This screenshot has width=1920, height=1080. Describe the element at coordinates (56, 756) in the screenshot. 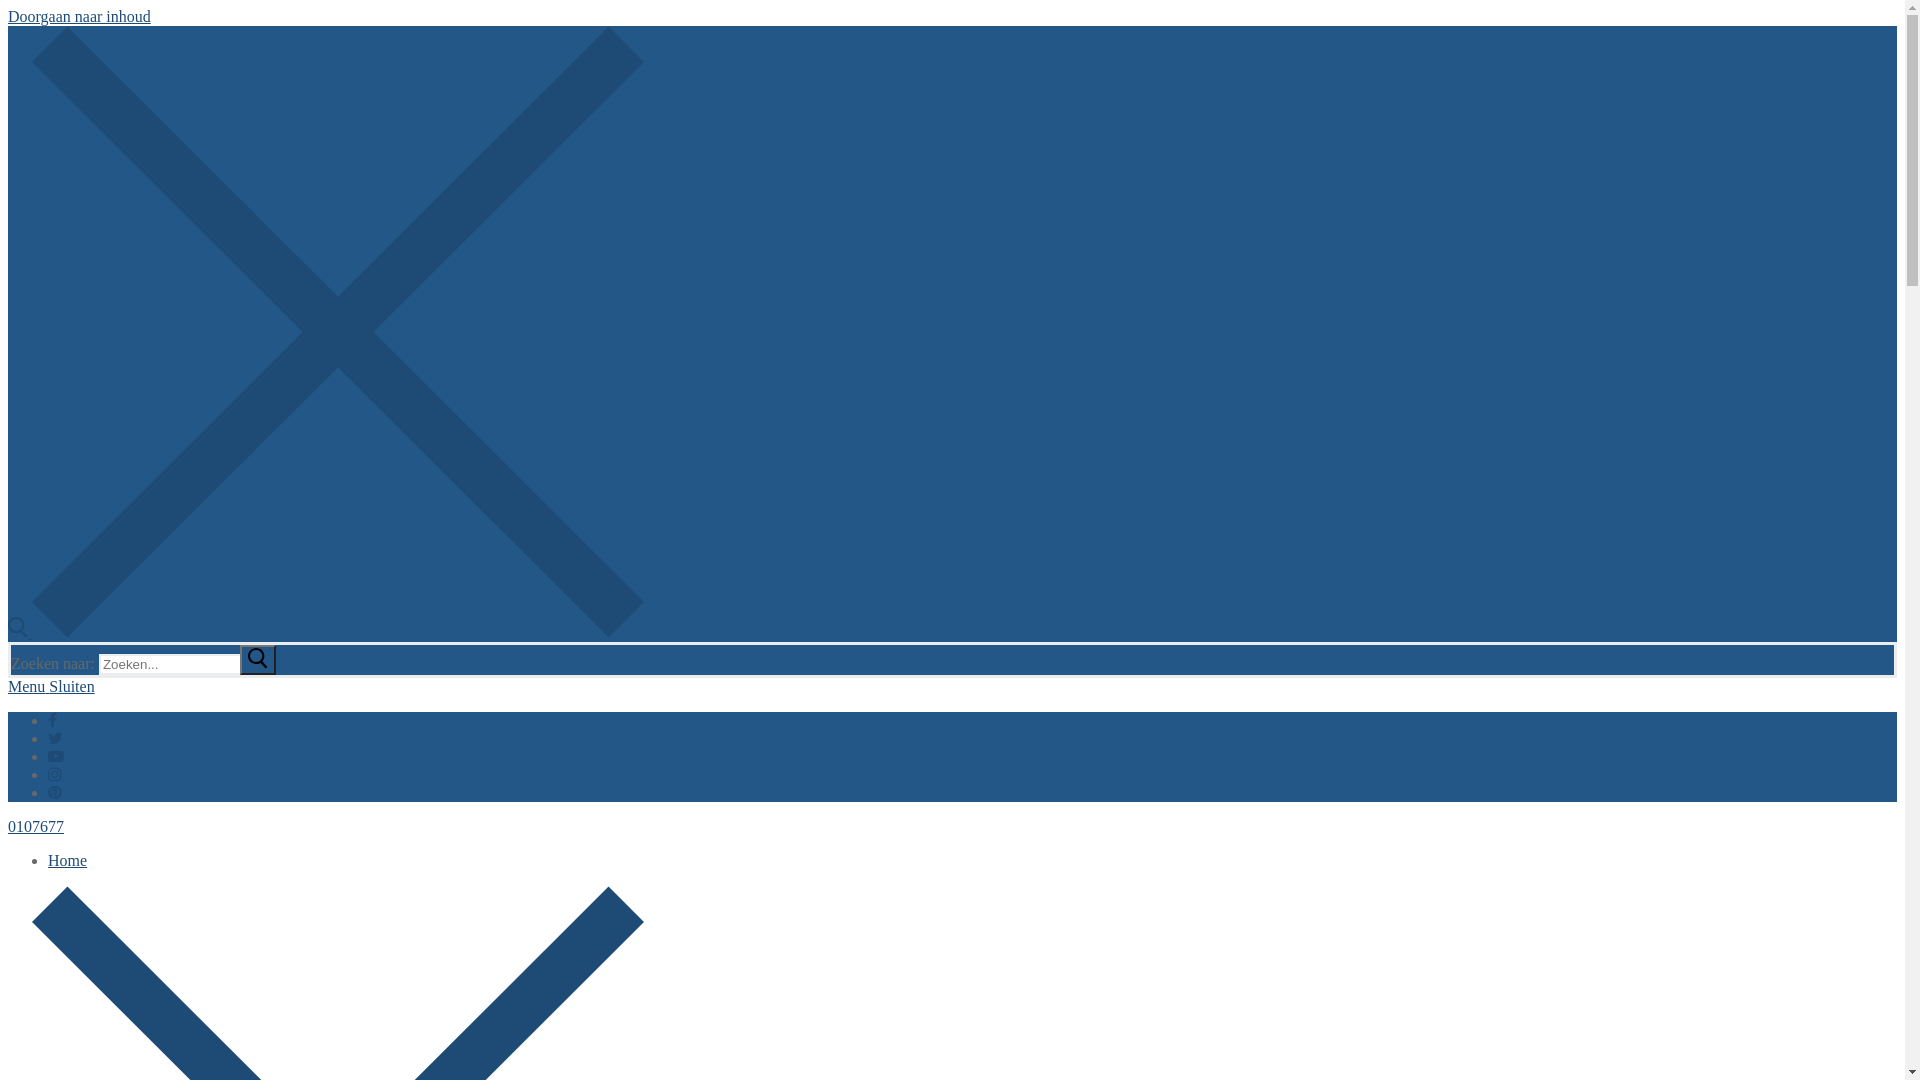

I see `'Youtube'` at that location.